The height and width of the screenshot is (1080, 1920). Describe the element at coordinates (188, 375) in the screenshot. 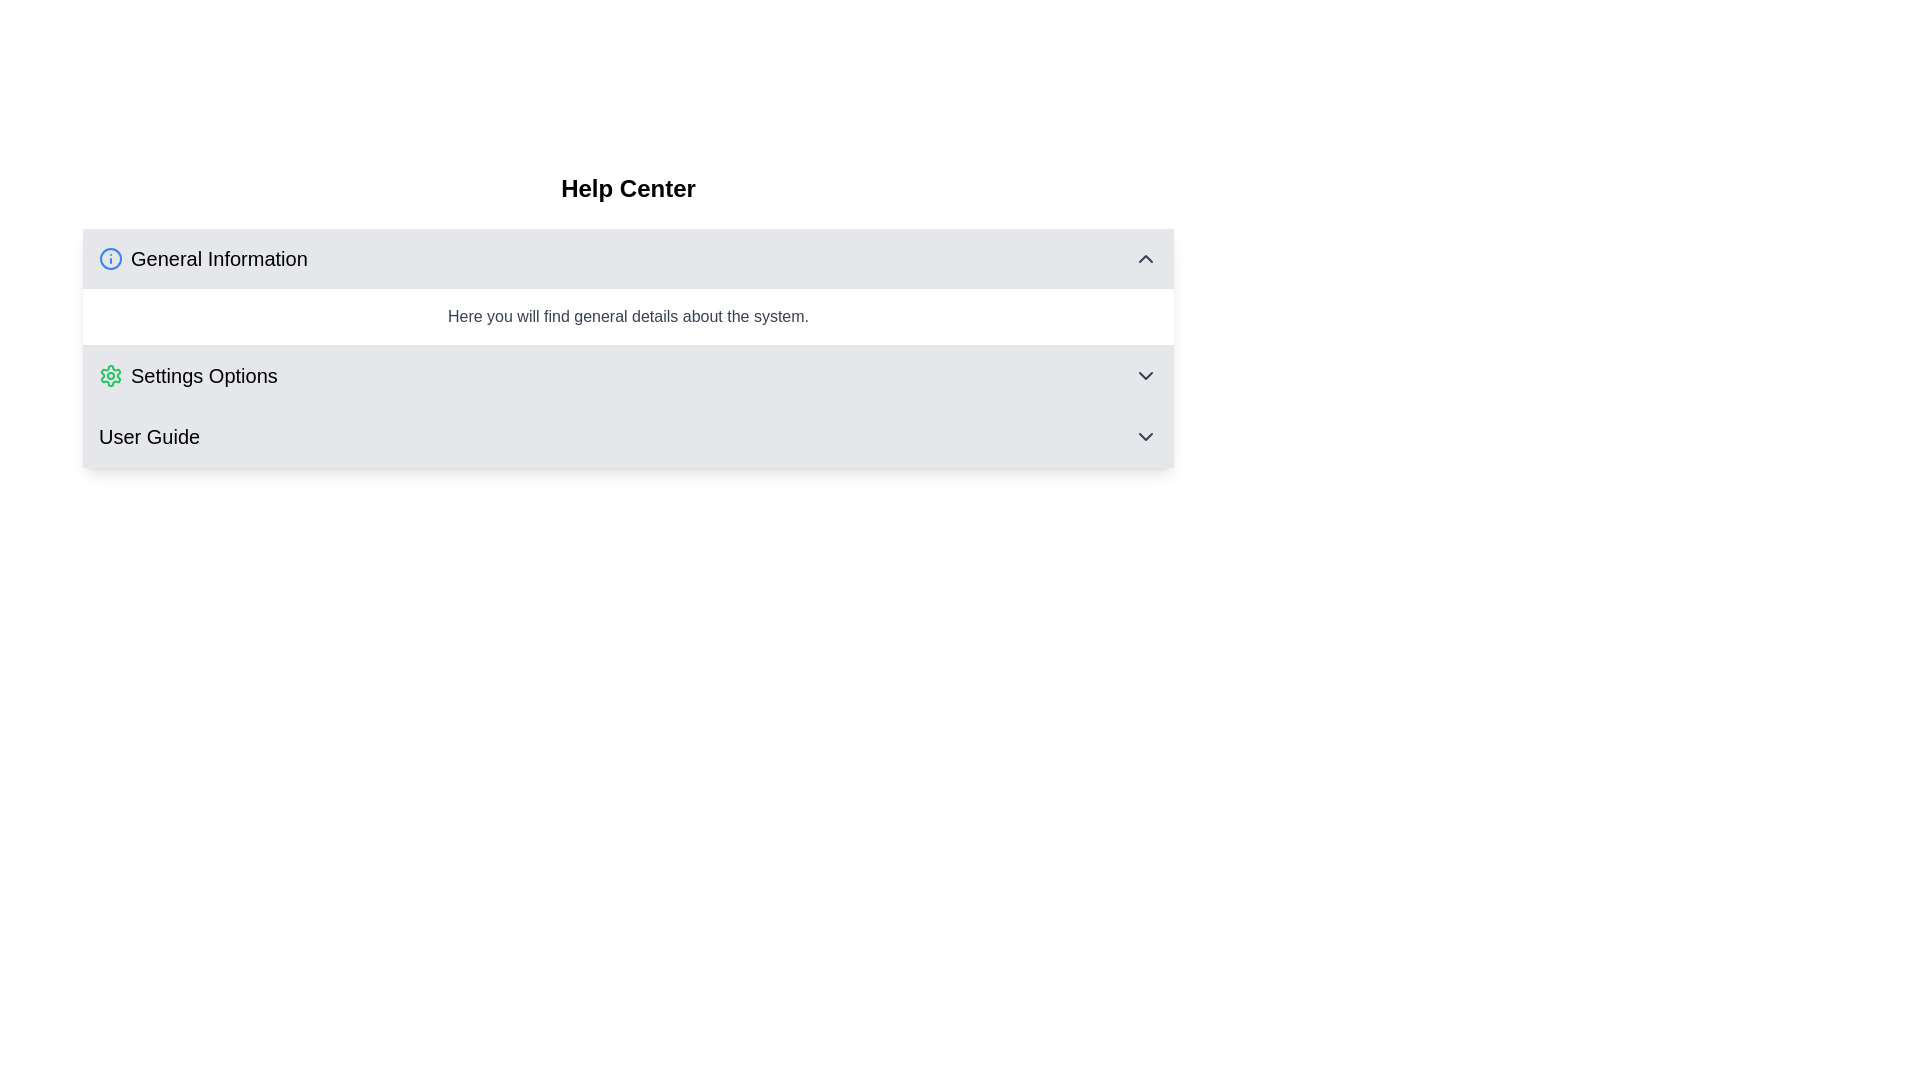

I see `the menu item located in the second row of the 'Help Center' list, positioned below 'General Information' and above 'User Guide'` at that location.